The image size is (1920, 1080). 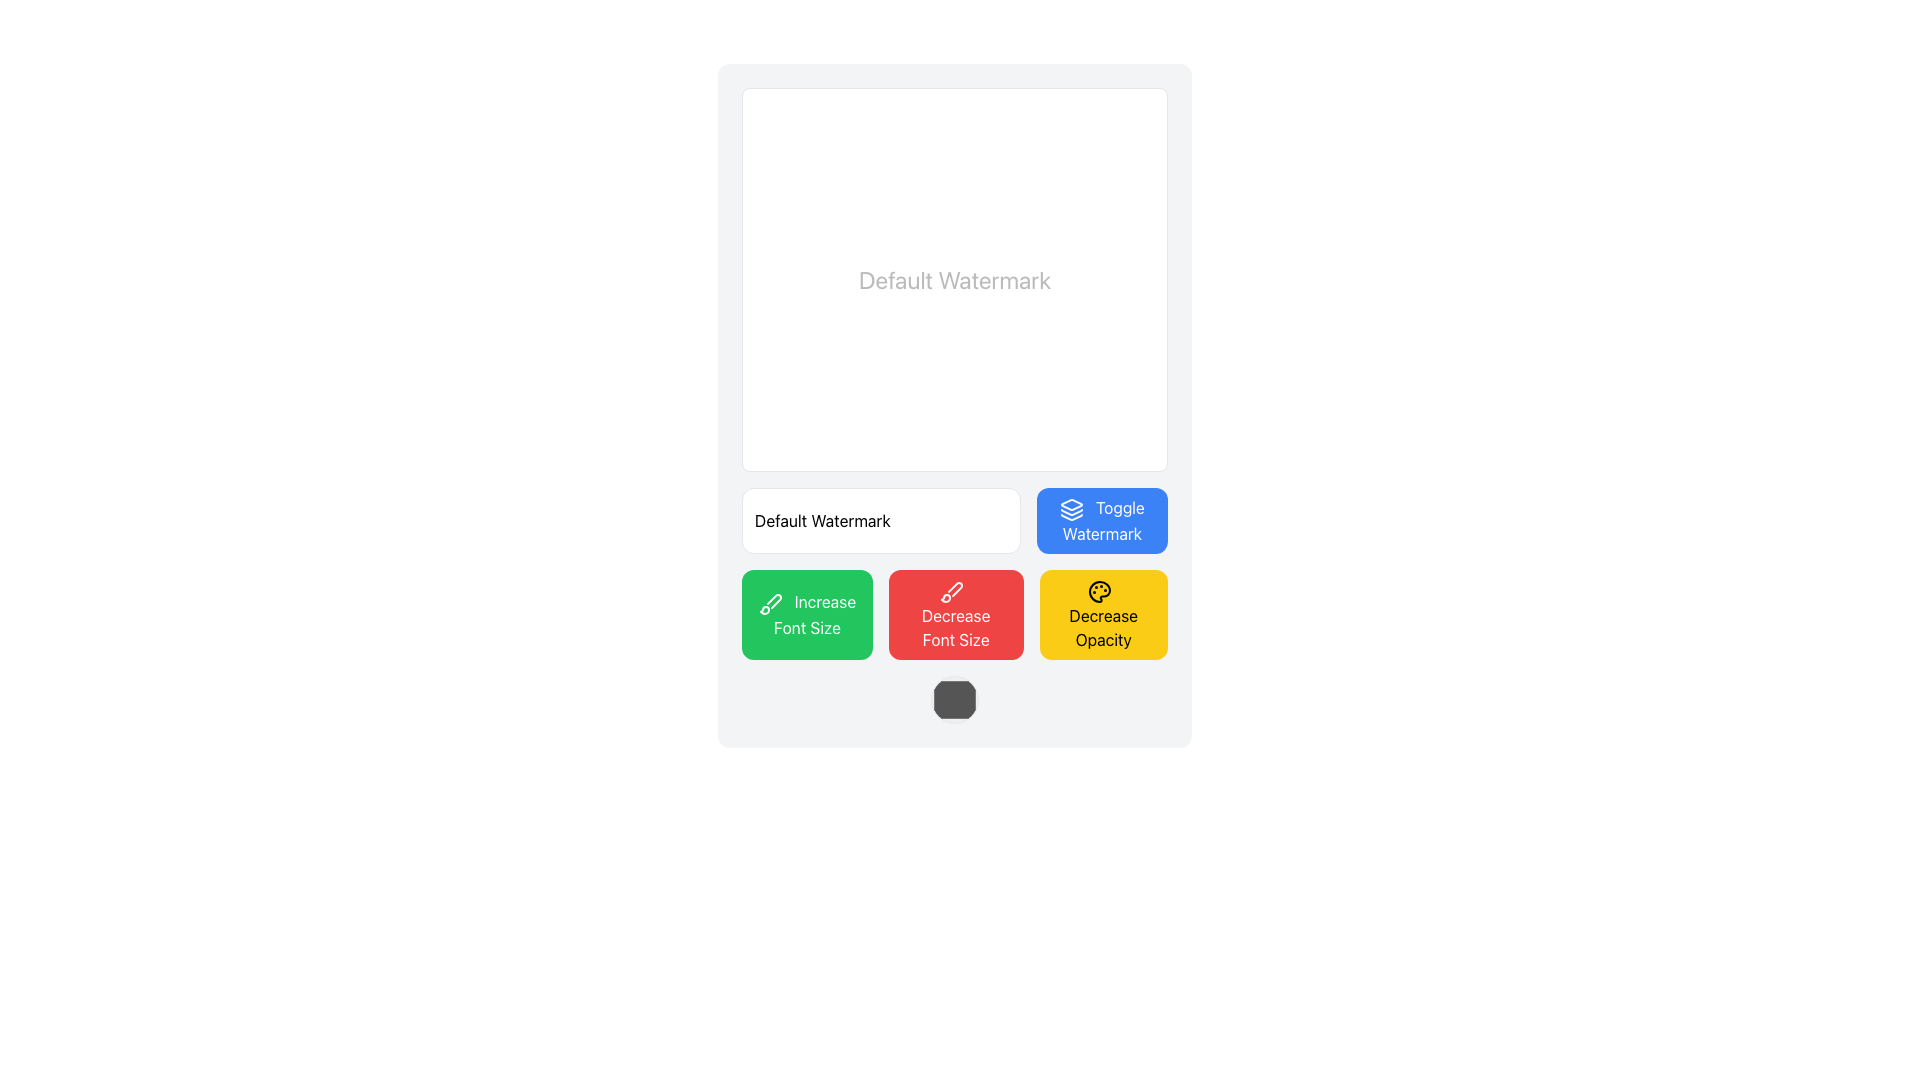 What do you see at coordinates (955, 613) in the screenshot?
I see `the middle button in the horizontal row of three buttons, which decreases the font size when clicked` at bounding box center [955, 613].